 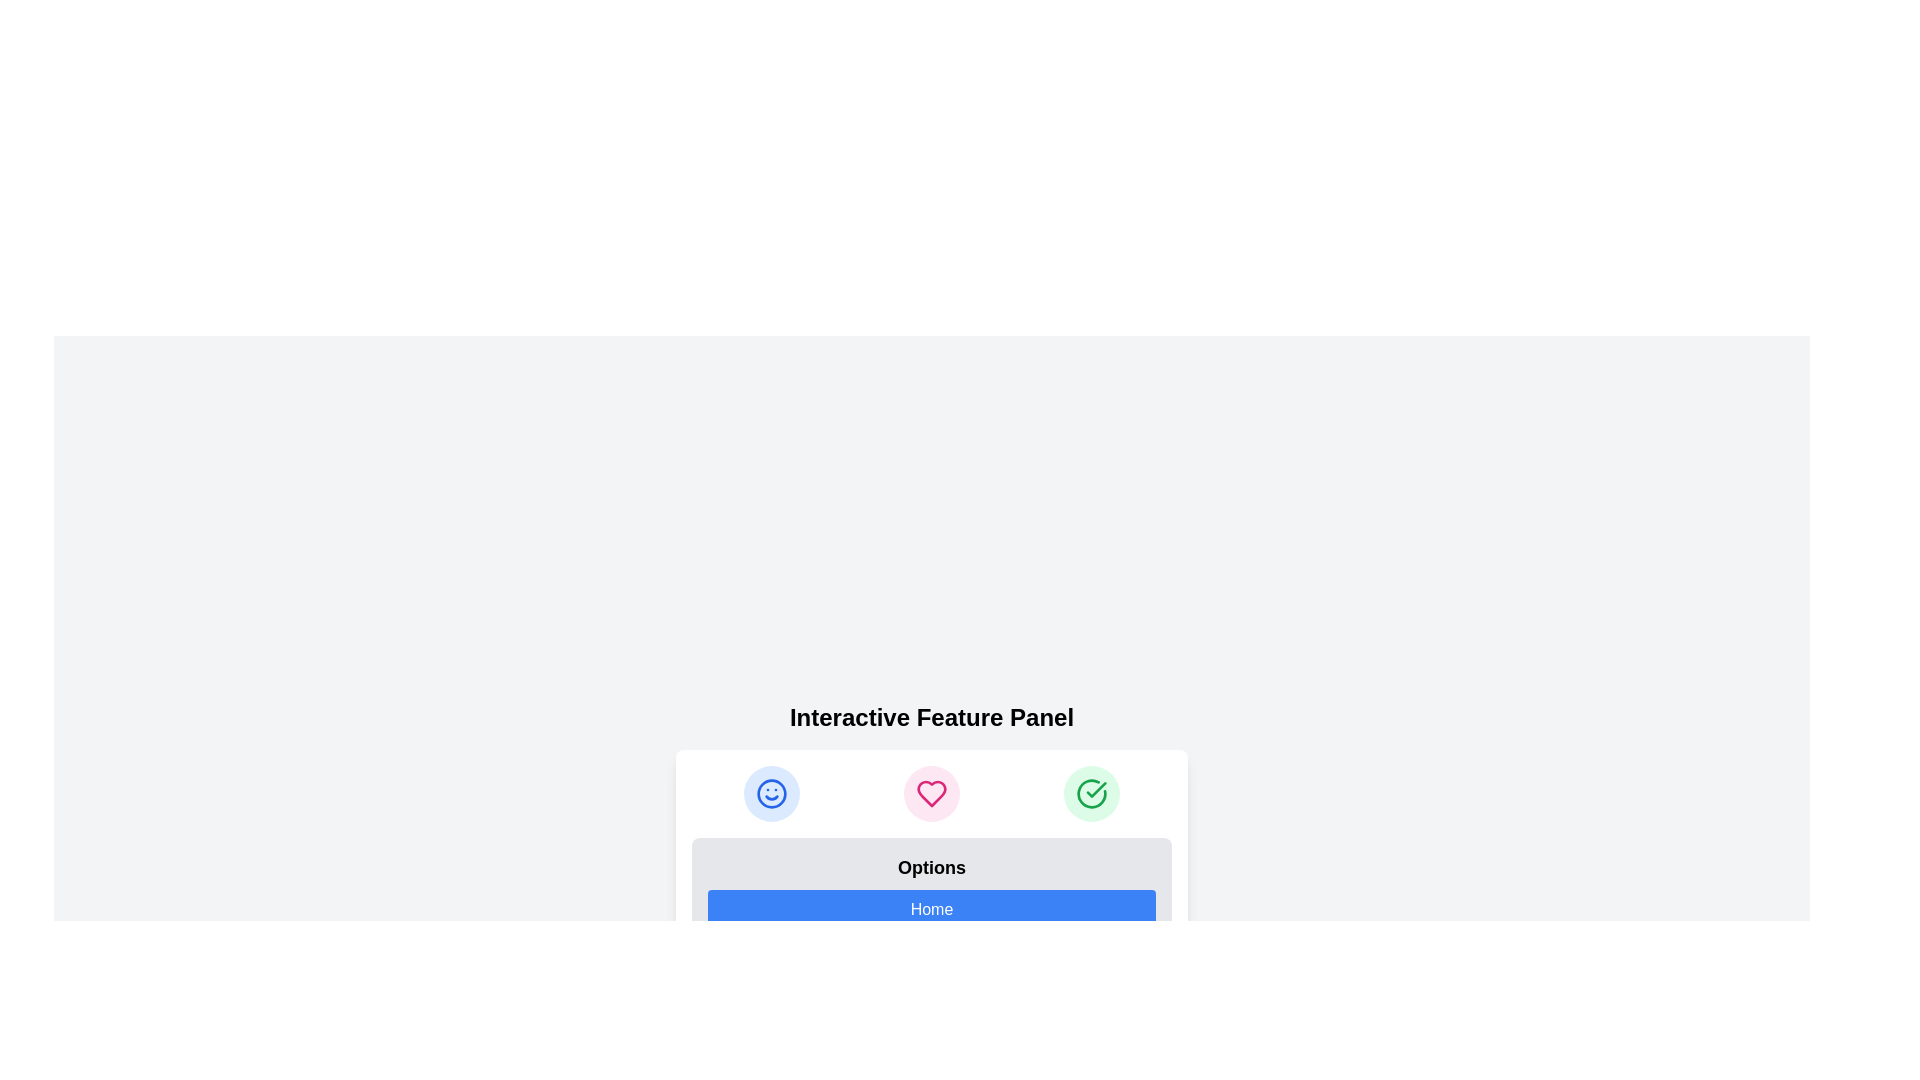 What do you see at coordinates (930, 793) in the screenshot?
I see `the pink heart-shaped icon, which is the middle icon in a row of three at the top section of the panel` at bounding box center [930, 793].